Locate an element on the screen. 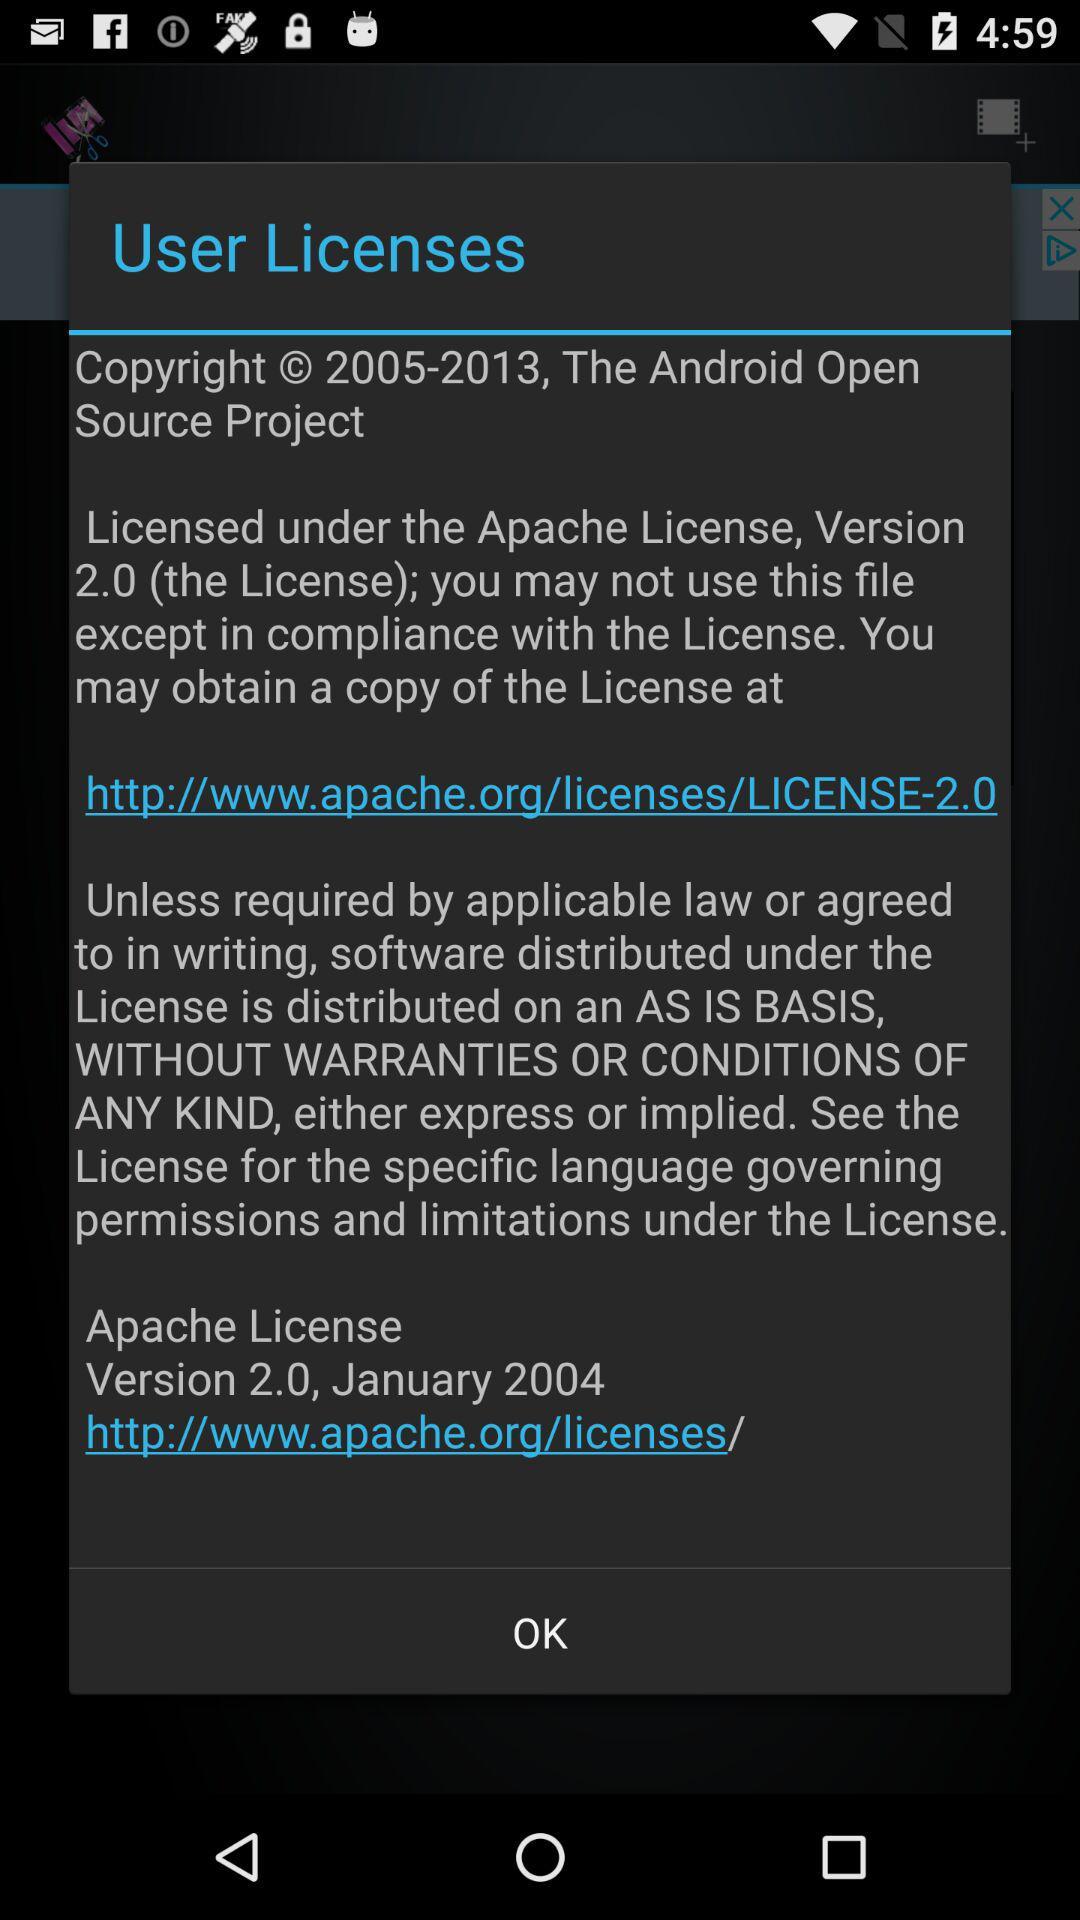 This screenshot has width=1080, height=1920. the copyright 2005 2013 app is located at coordinates (542, 950).